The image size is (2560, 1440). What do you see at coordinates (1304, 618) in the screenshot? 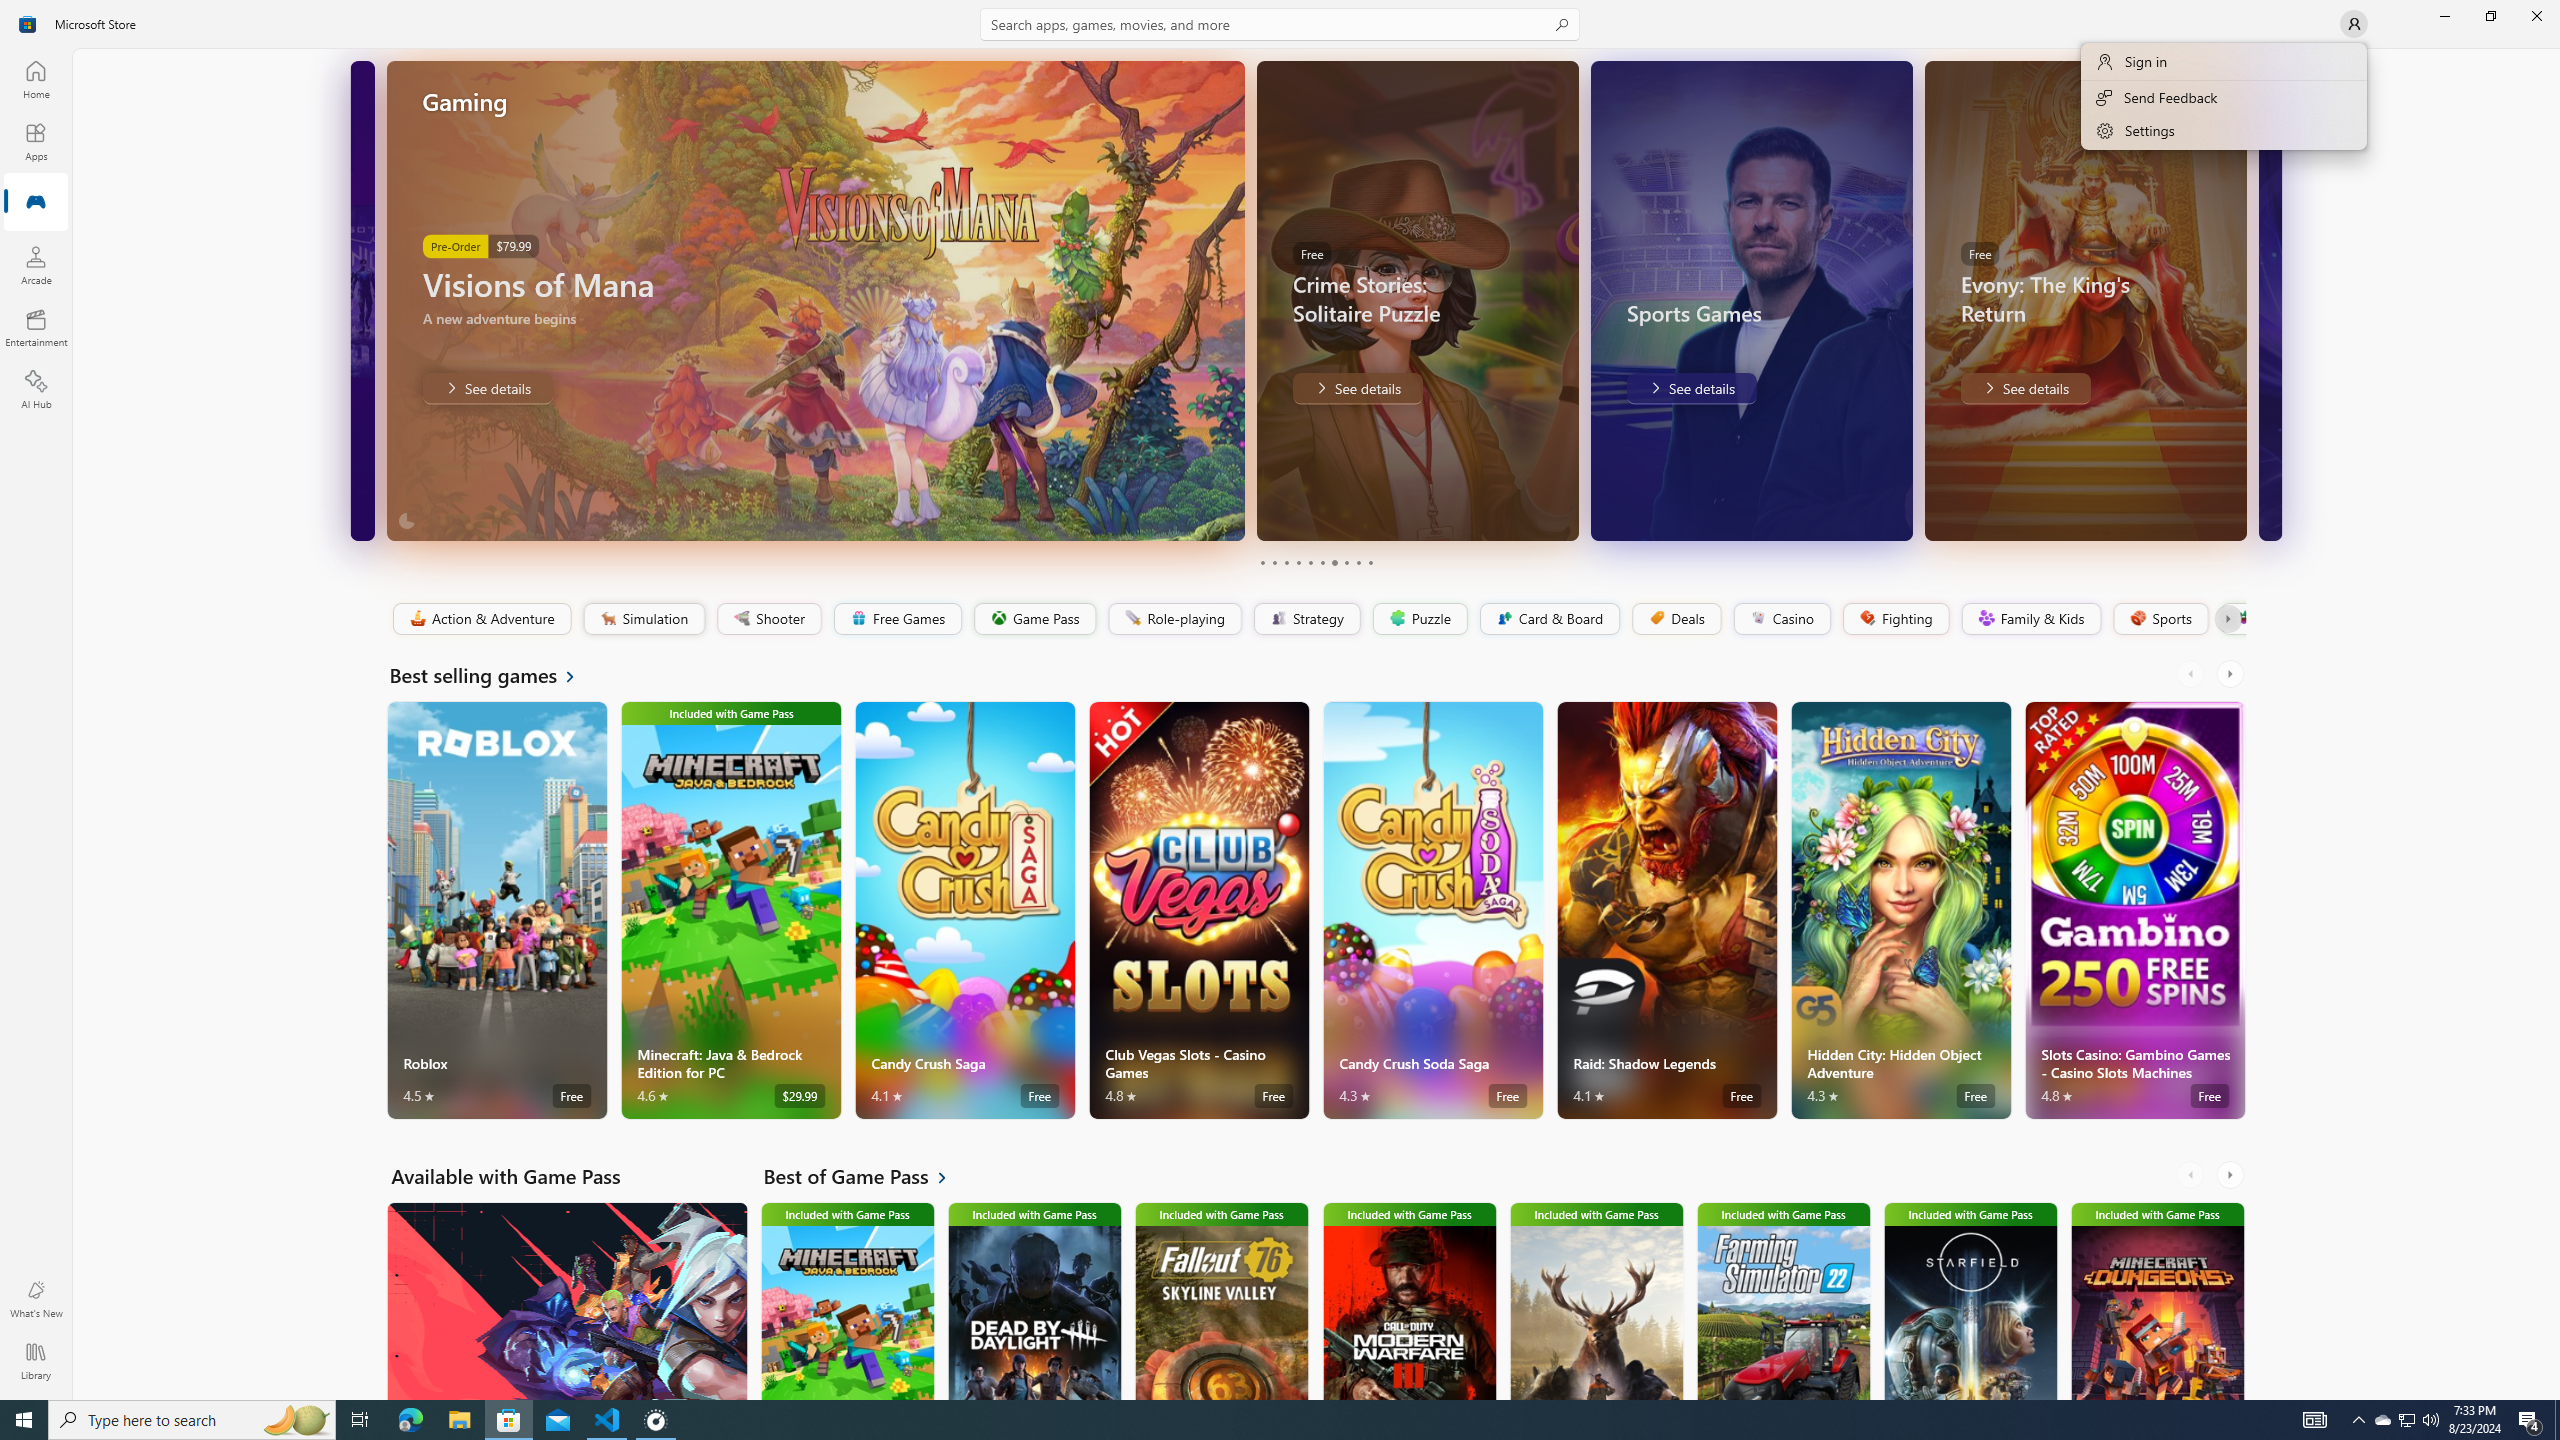
I see `'Strategy'` at bounding box center [1304, 618].